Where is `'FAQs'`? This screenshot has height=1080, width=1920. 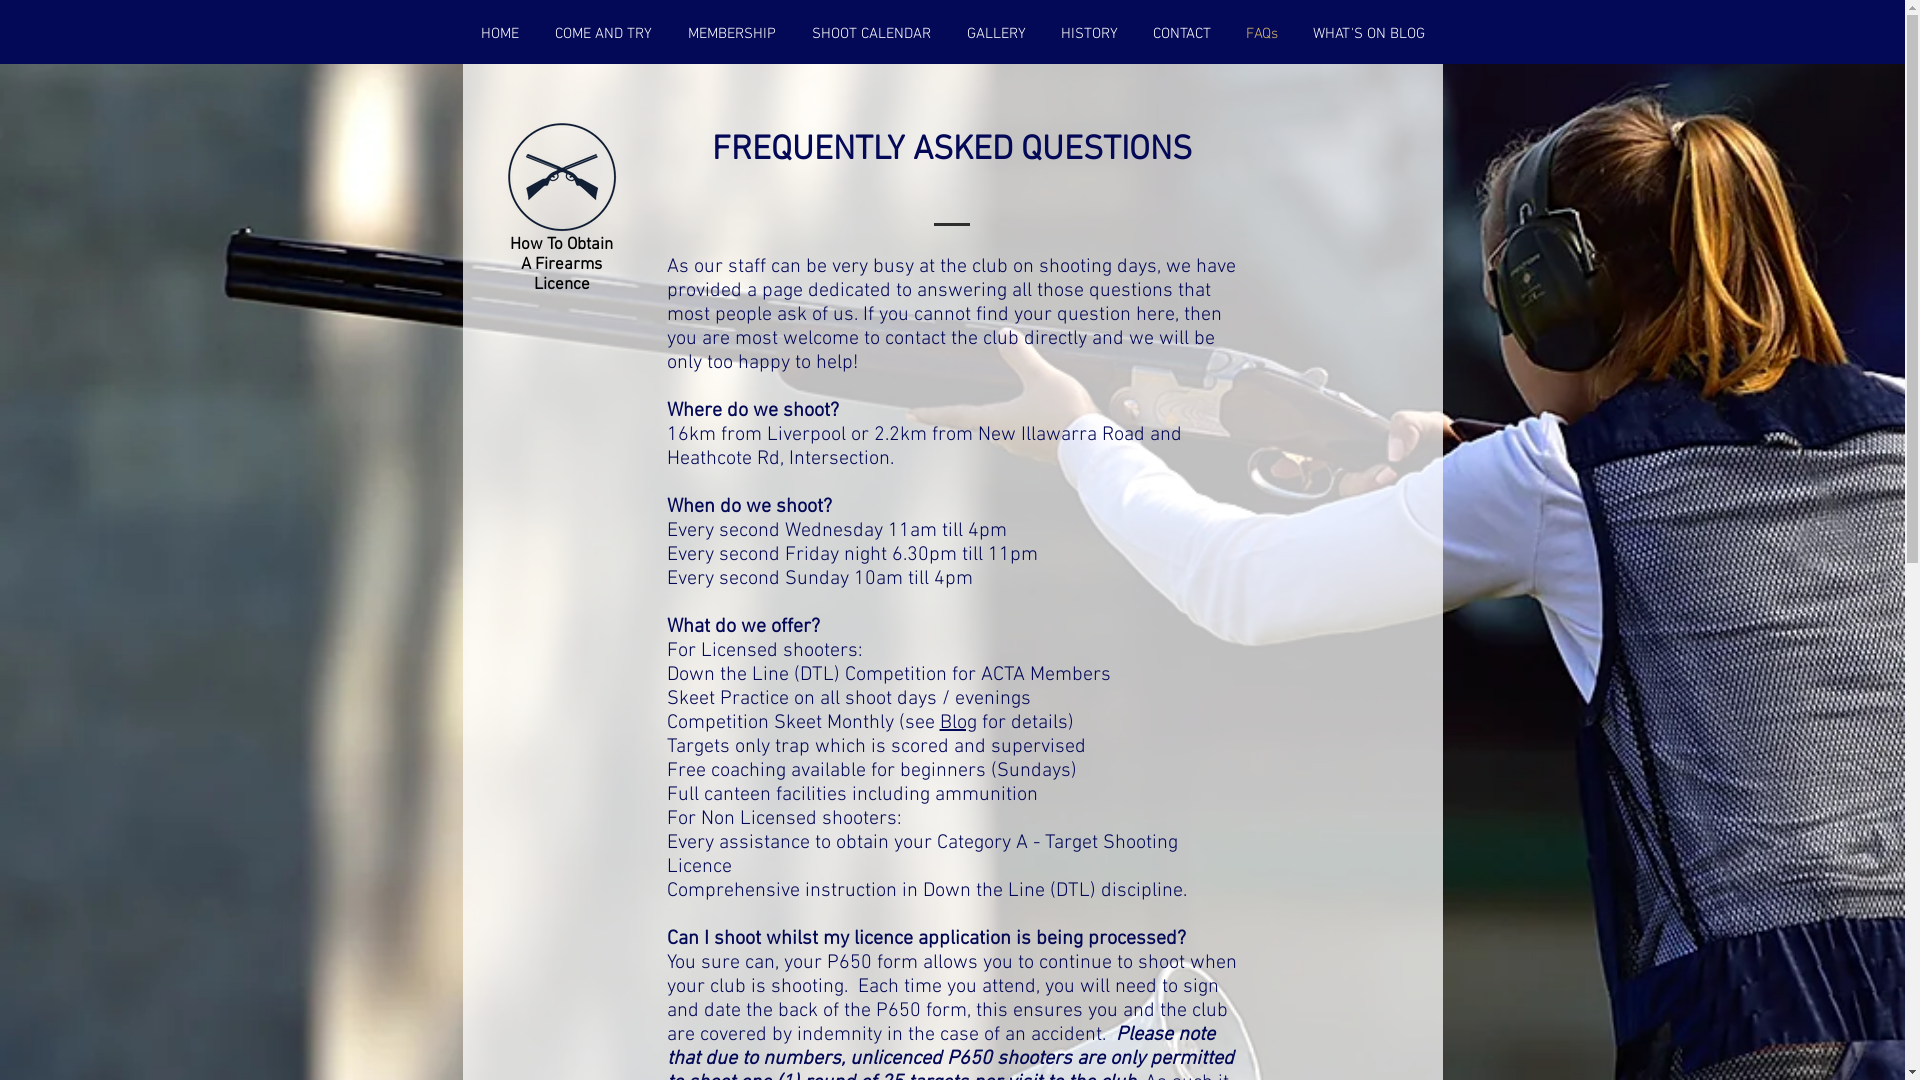 'FAQs' is located at coordinates (1260, 34).